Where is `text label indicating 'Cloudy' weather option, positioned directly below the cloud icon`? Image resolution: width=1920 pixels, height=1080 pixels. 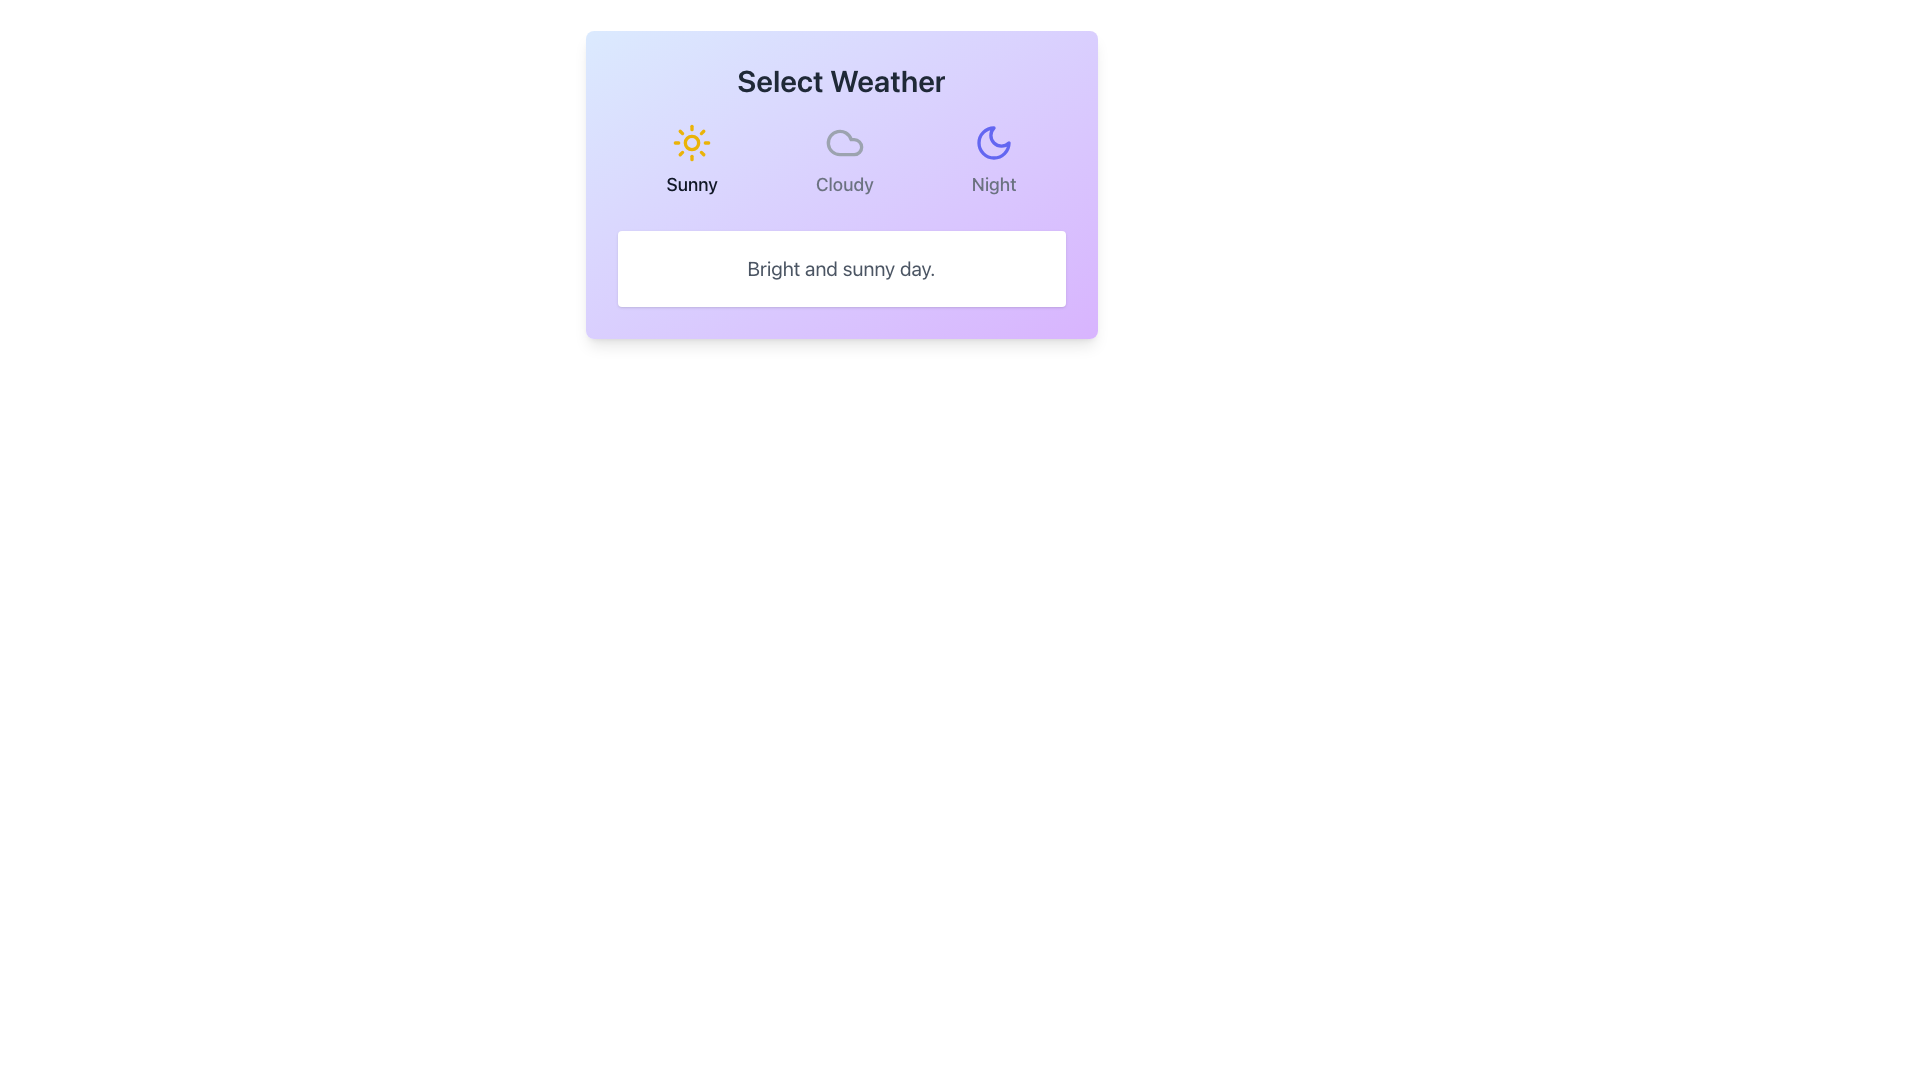
text label indicating 'Cloudy' weather option, positioned directly below the cloud icon is located at coordinates (844, 185).